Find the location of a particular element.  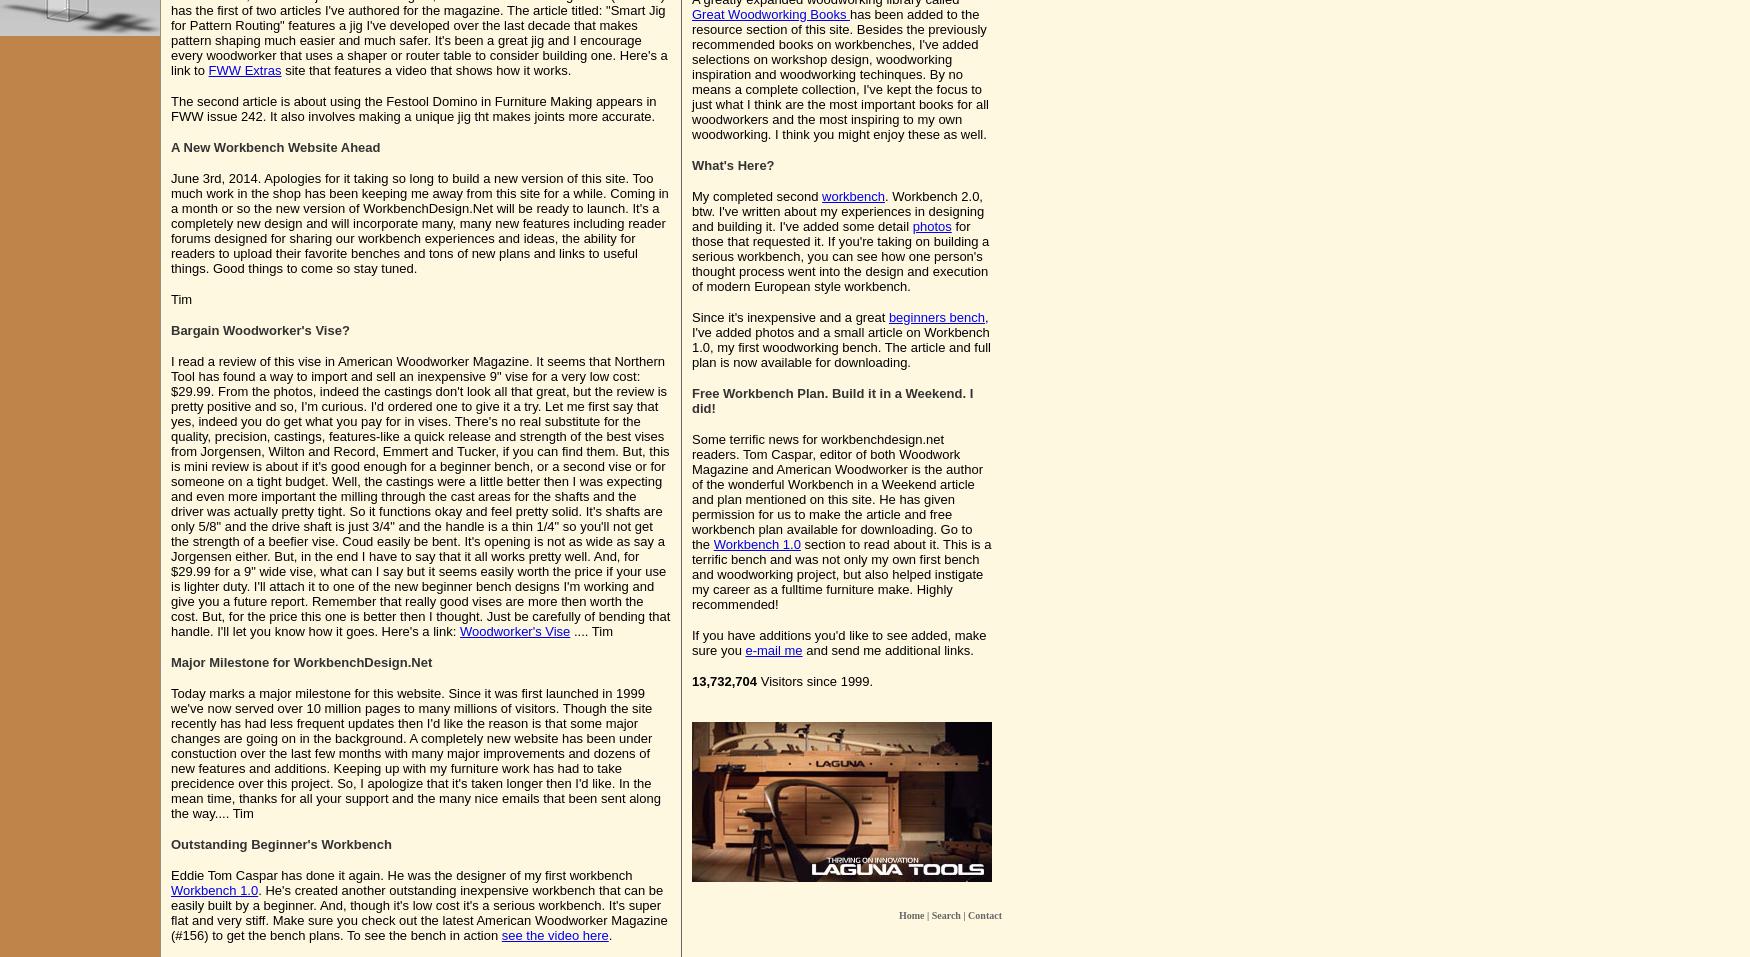

'If 
                    you have additions you'd like to see added, make sure you' is located at coordinates (838, 642).